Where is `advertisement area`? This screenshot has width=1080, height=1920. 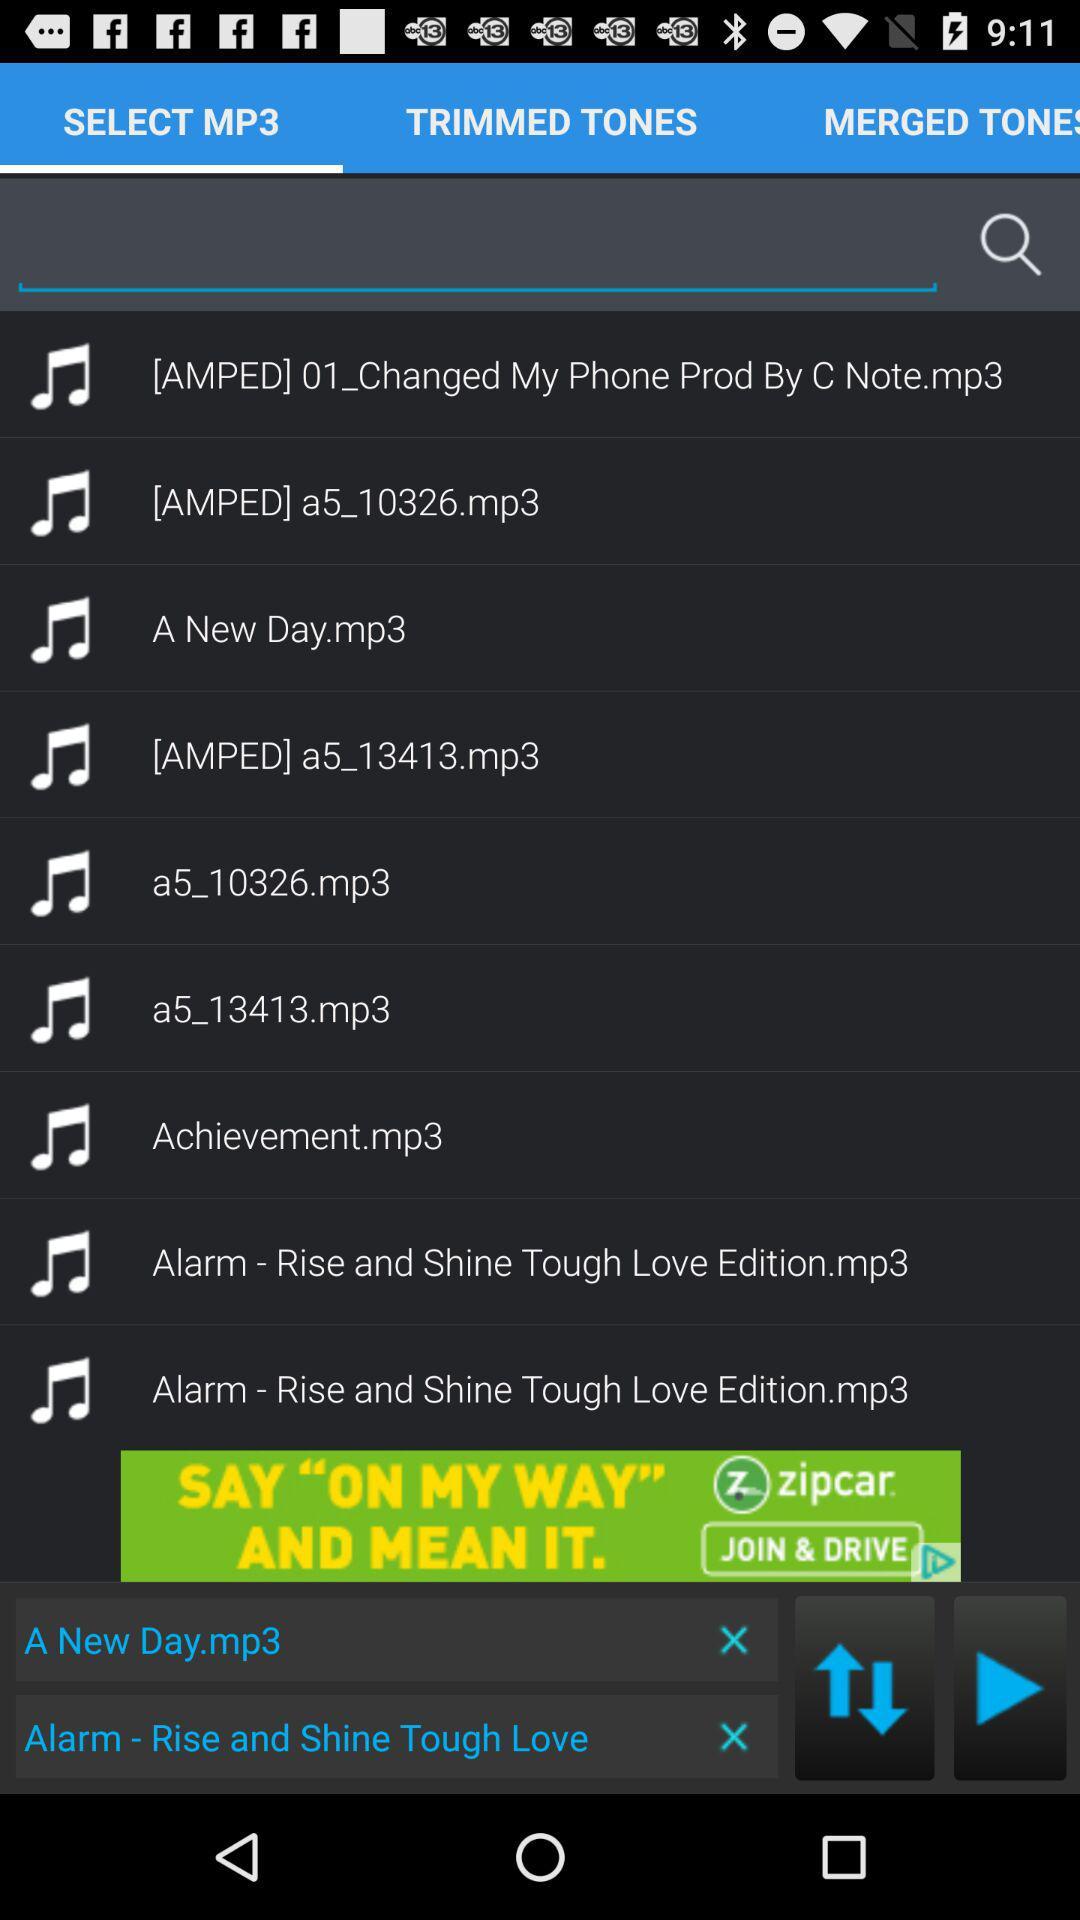
advertisement area is located at coordinates (540, 1516).